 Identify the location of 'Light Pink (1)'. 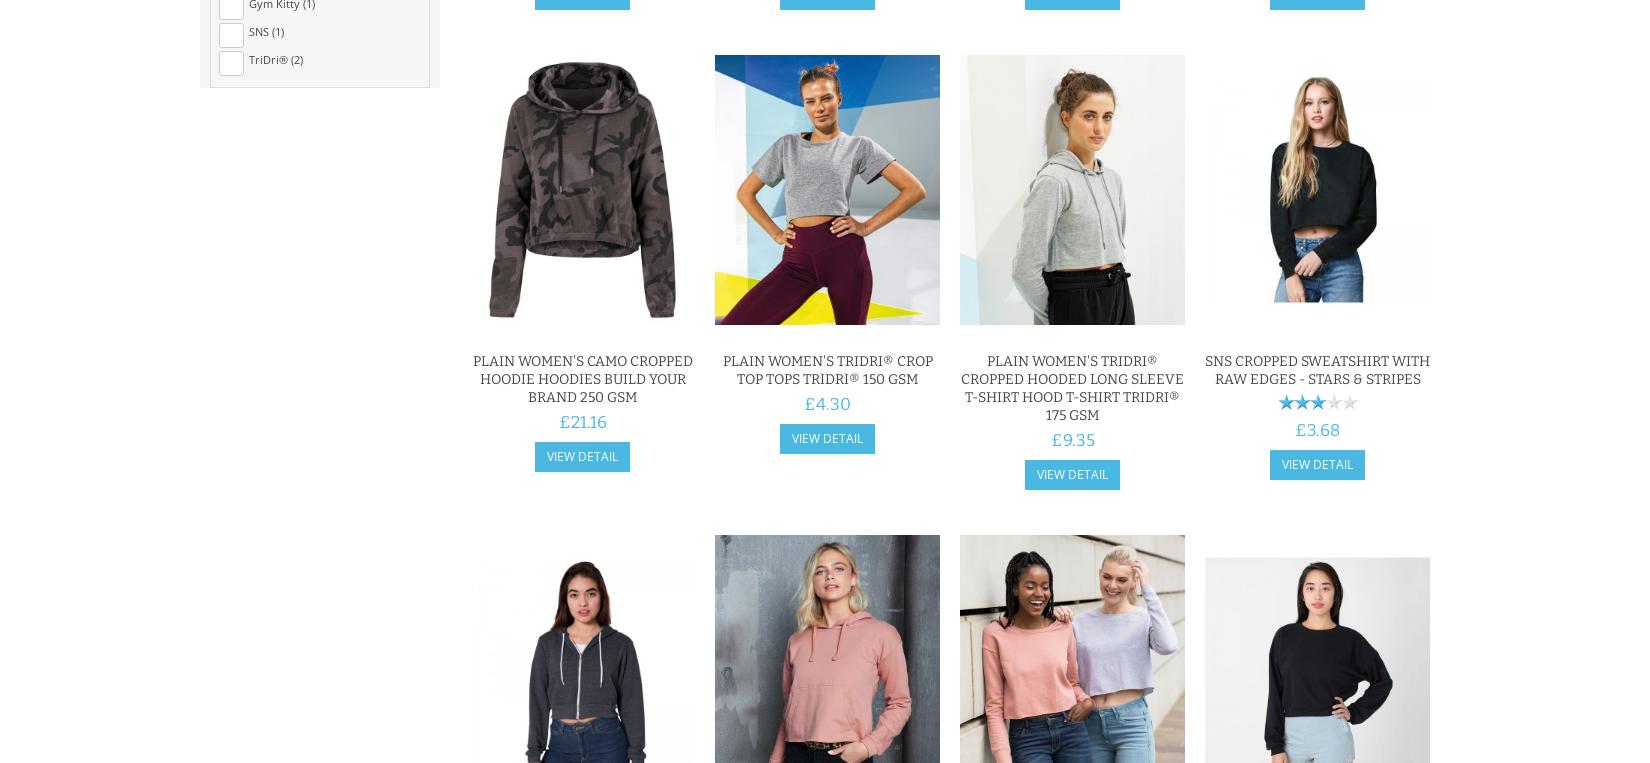
(282, 120).